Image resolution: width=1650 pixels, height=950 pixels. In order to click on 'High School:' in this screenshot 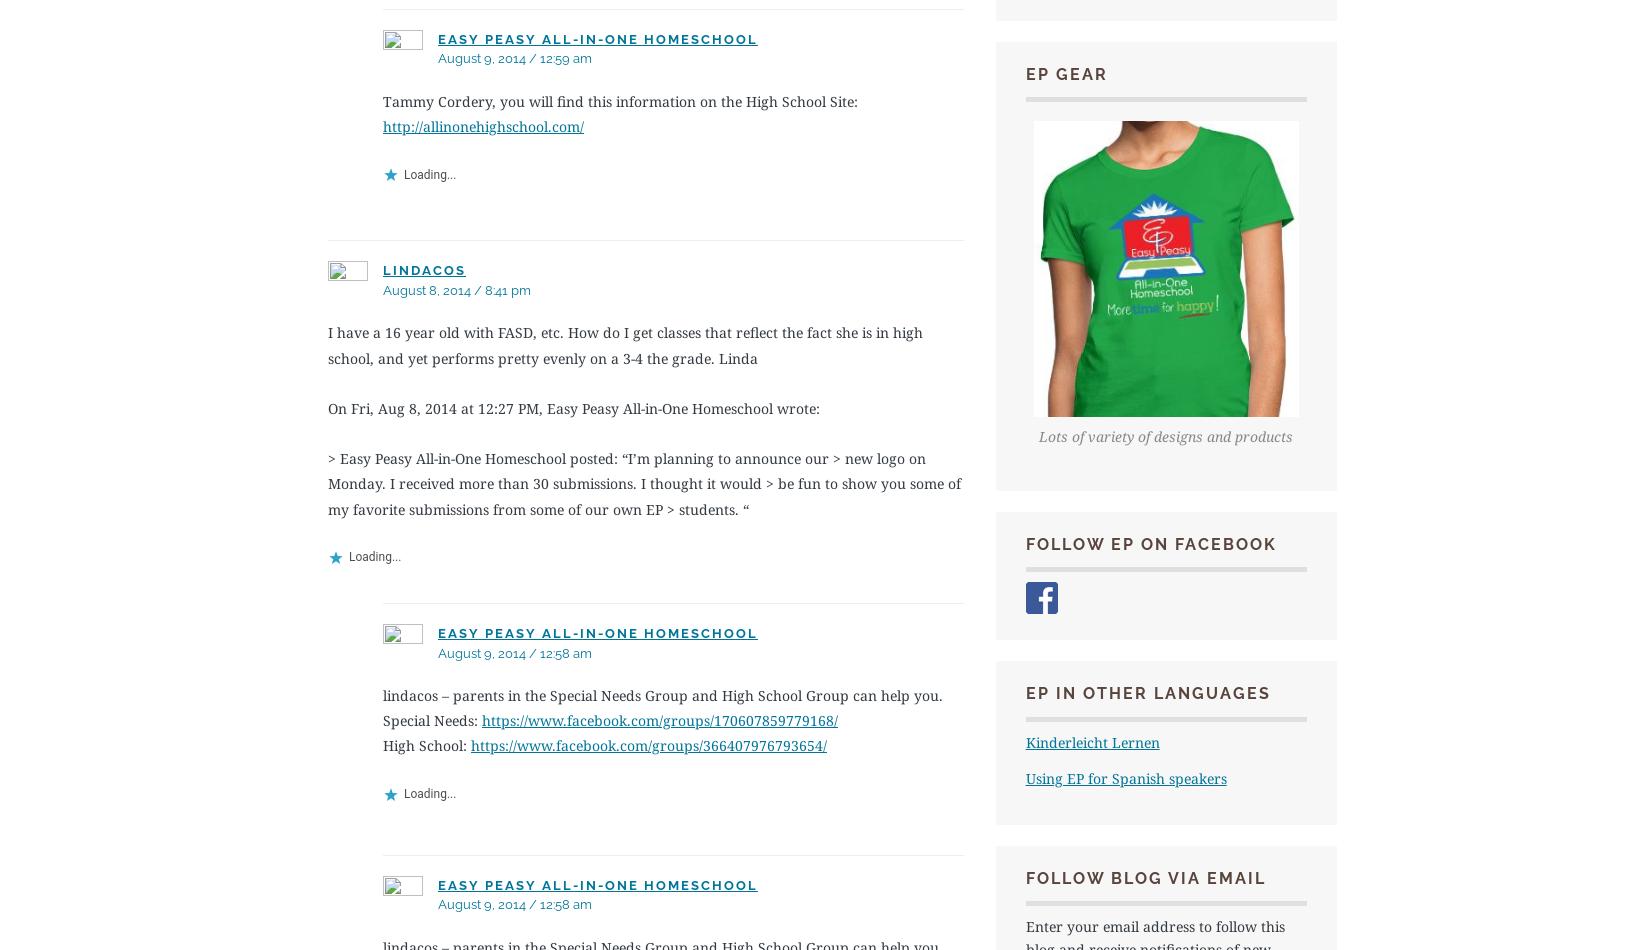, I will do `click(426, 744)`.